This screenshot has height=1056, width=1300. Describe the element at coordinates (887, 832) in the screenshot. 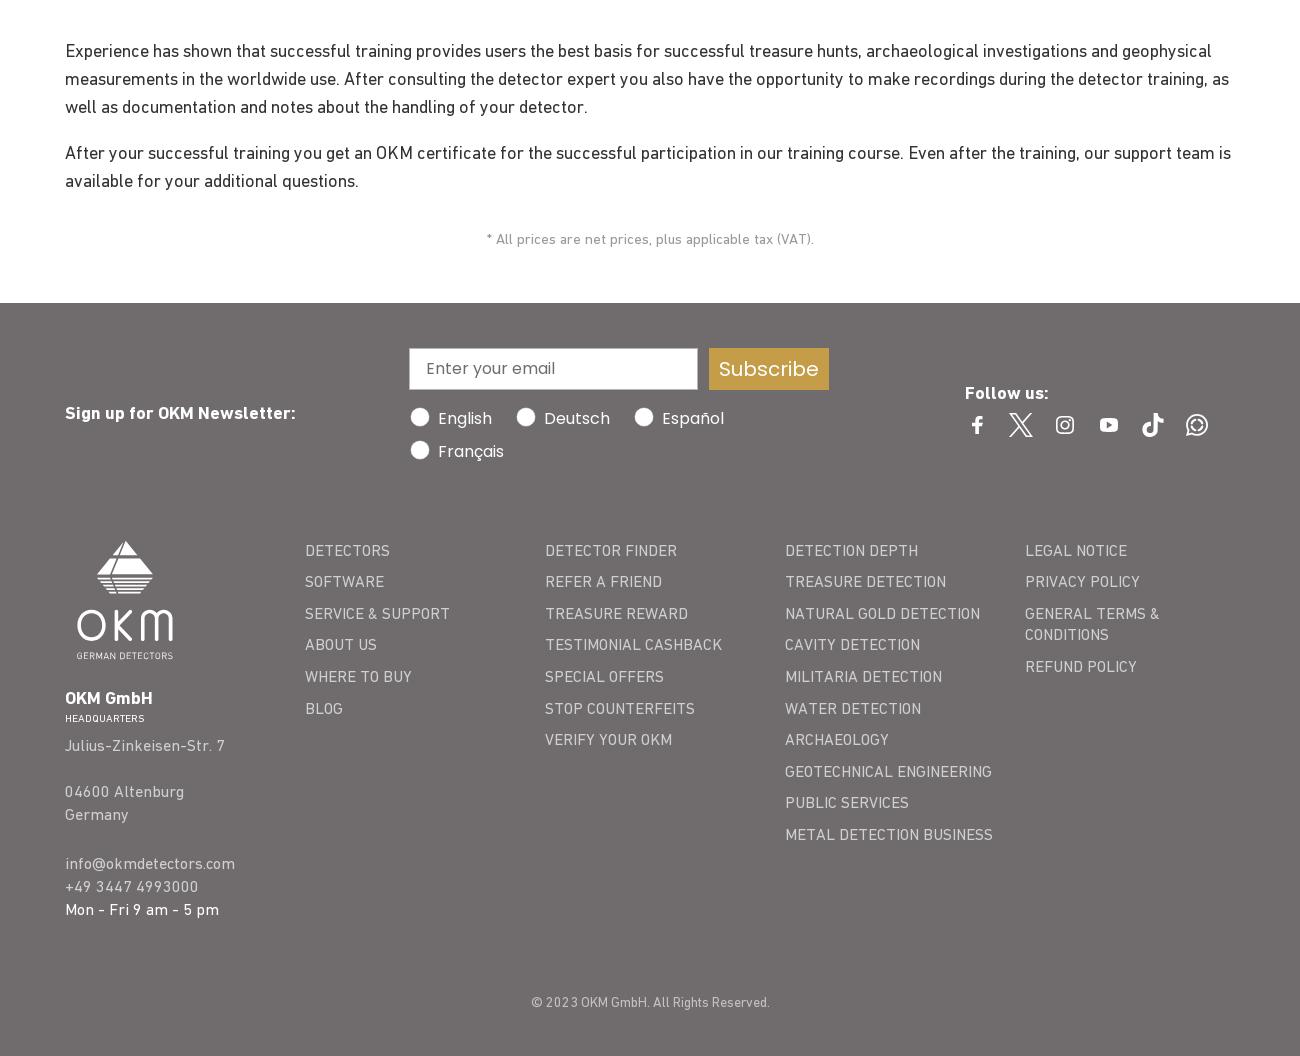

I see `'METAL DETECTION BUSINESS'` at that location.